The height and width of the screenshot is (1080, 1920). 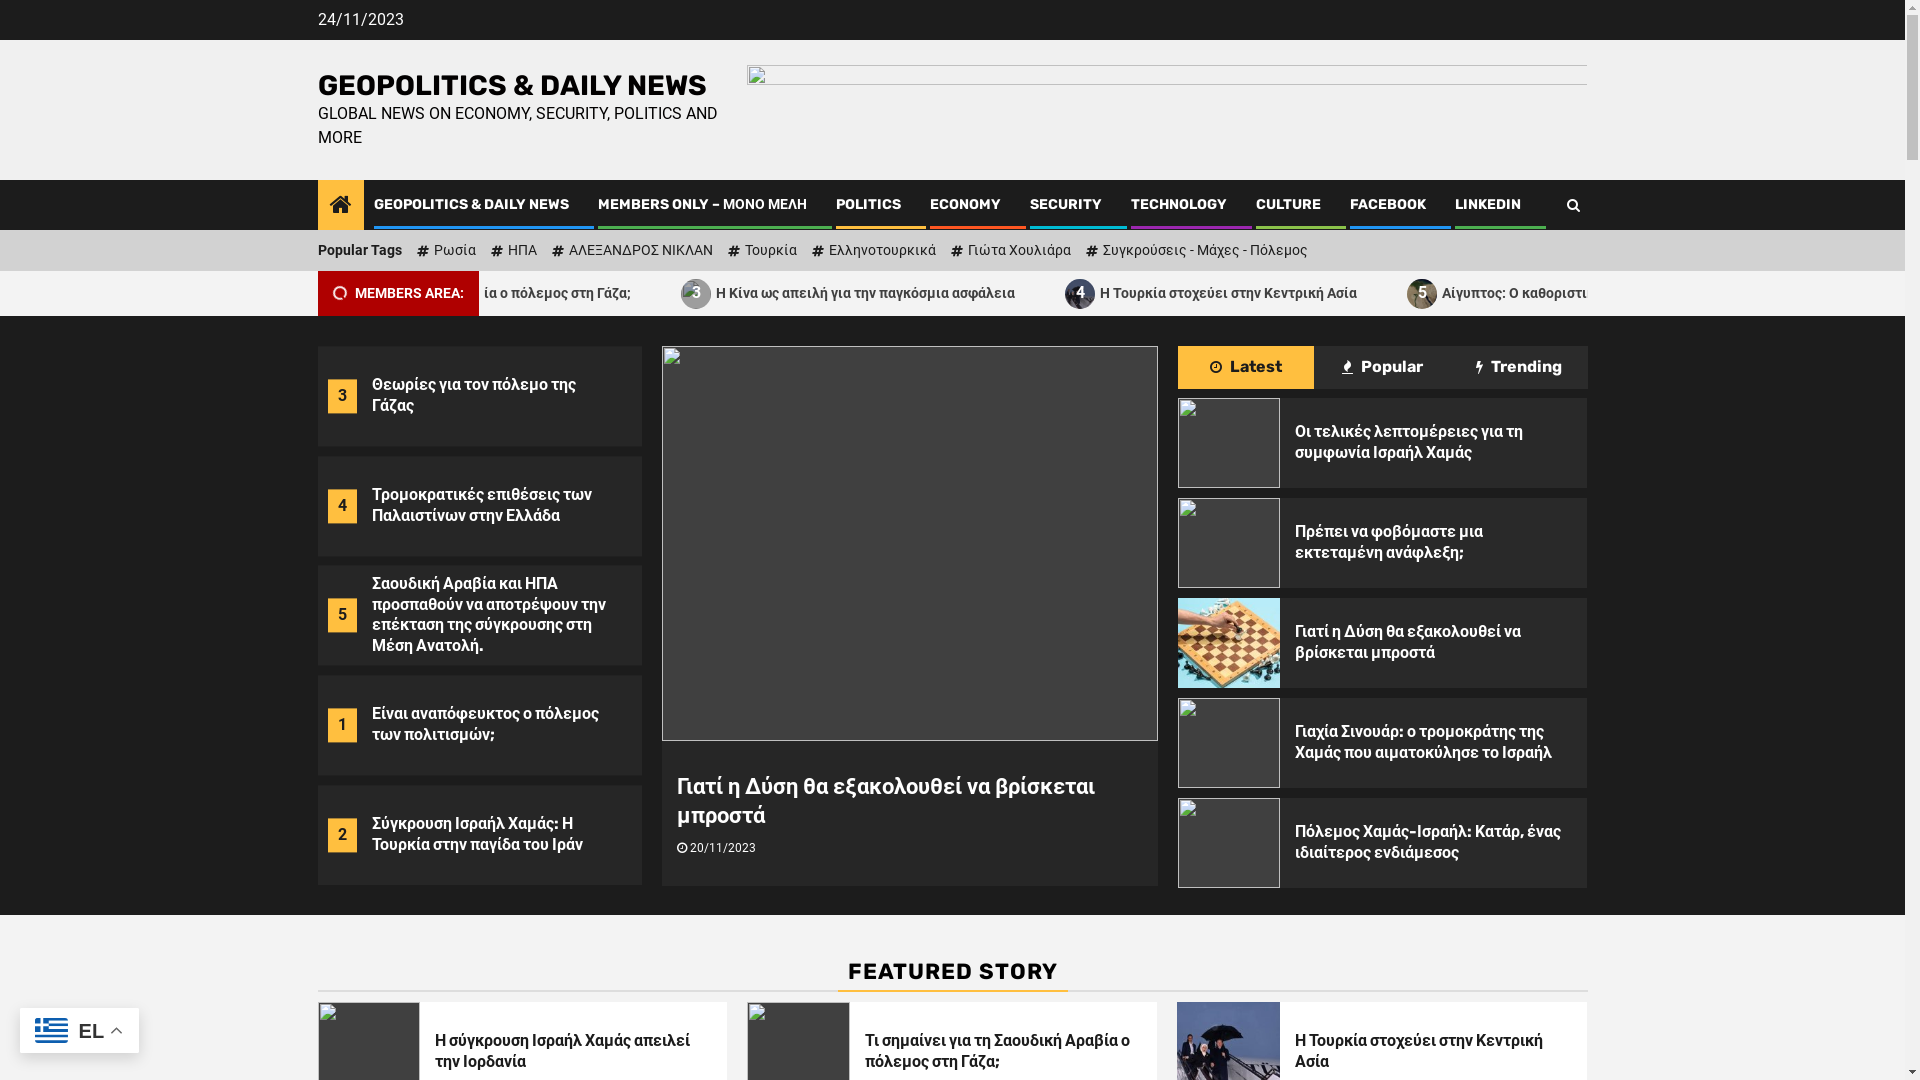 I want to click on 'GEOPOLITICS & DAILY NEWS', so click(x=470, y=204).